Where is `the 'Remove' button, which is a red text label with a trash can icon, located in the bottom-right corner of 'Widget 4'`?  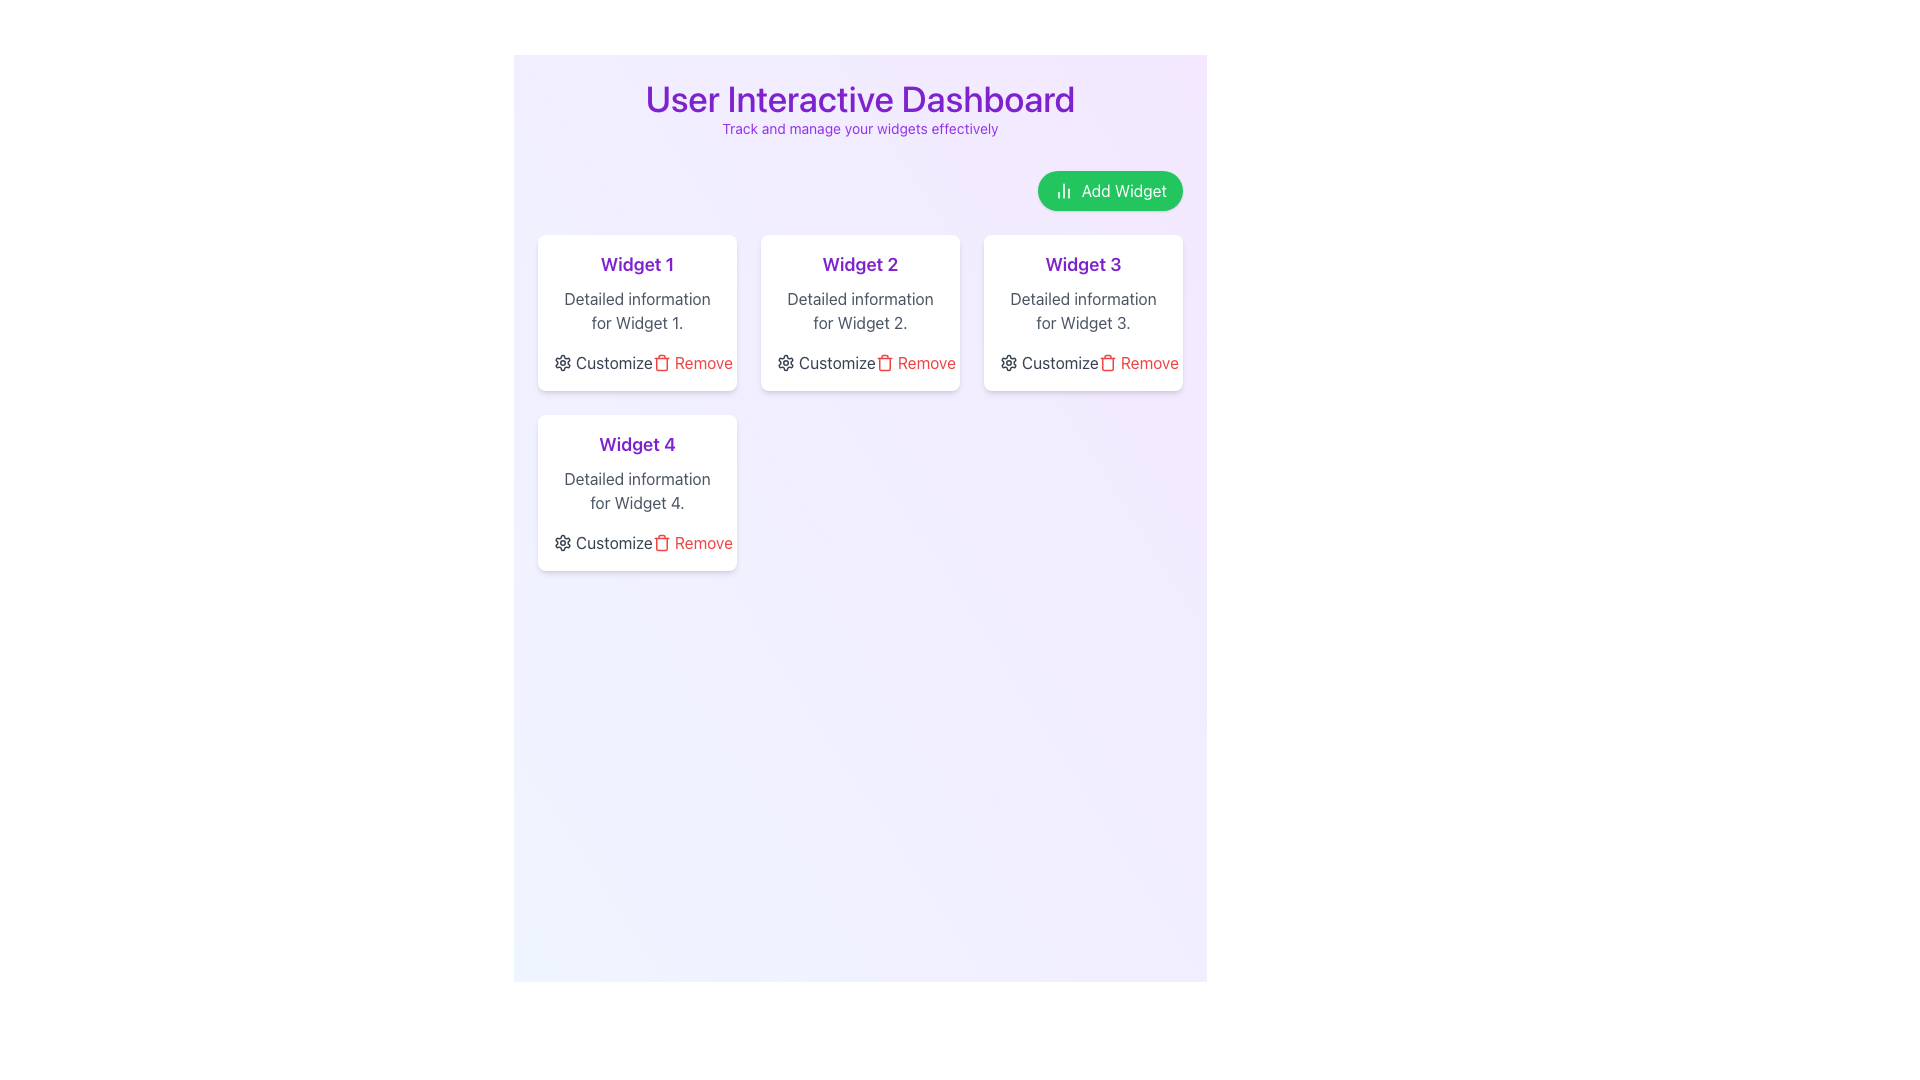
the 'Remove' button, which is a red text label with a trash can icon, located in the bottom-right corner of 'Widget 4' is located at coordinates (692, 543).